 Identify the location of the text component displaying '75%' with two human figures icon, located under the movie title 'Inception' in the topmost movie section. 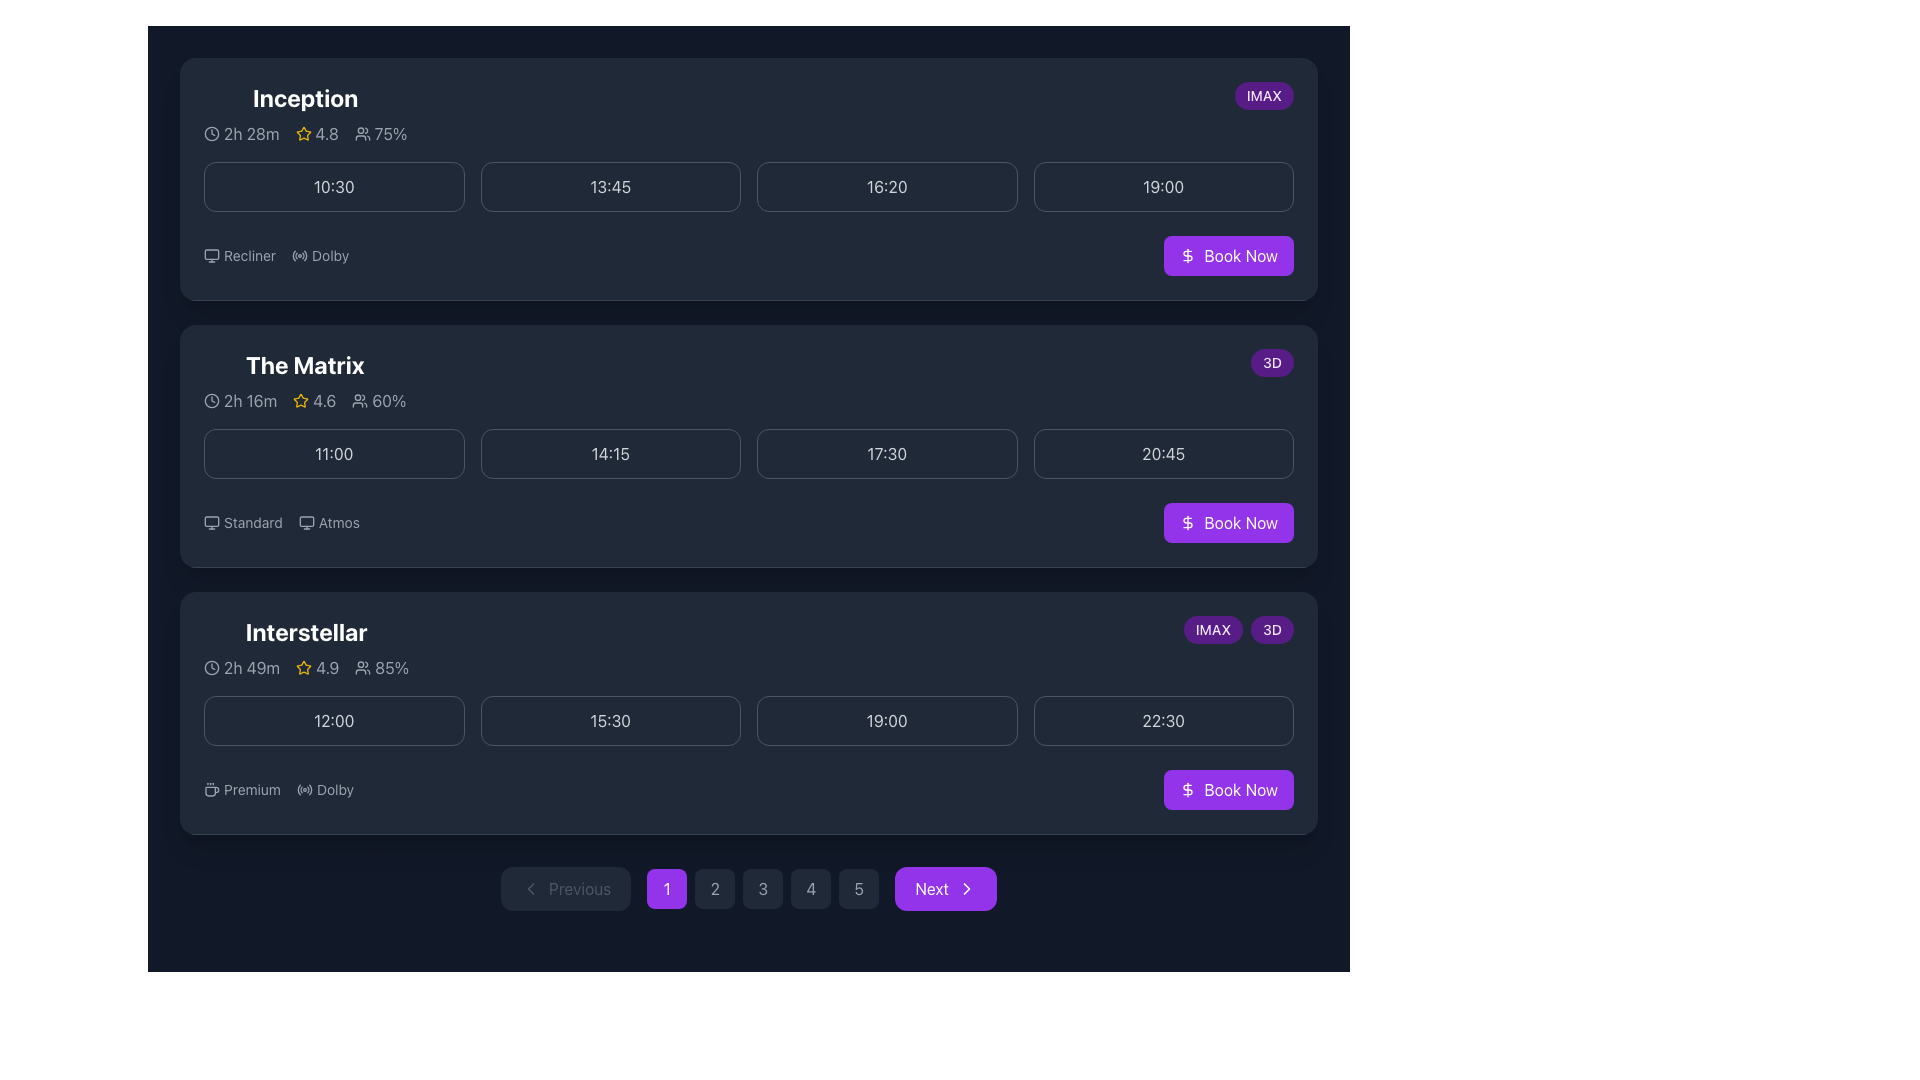
(381, 134).